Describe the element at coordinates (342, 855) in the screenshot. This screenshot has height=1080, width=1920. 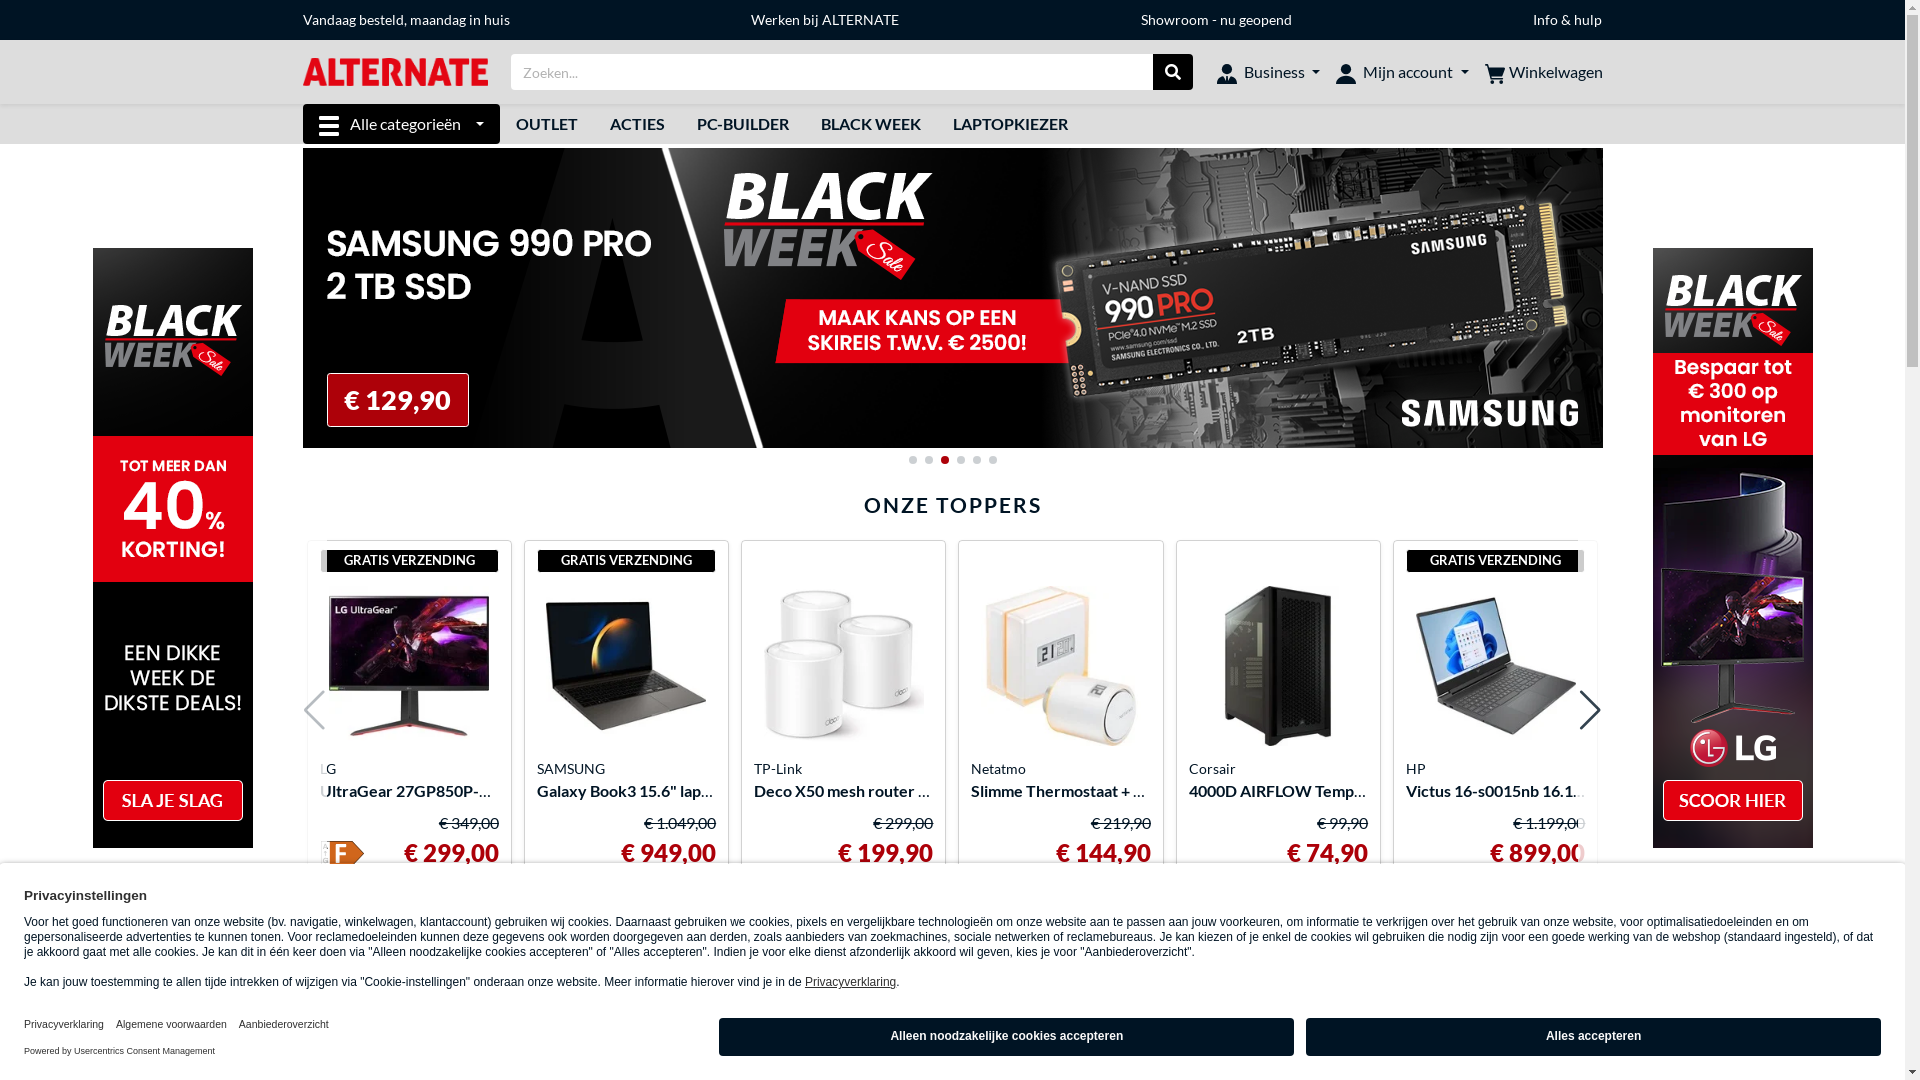
I see `'F'` at that location.